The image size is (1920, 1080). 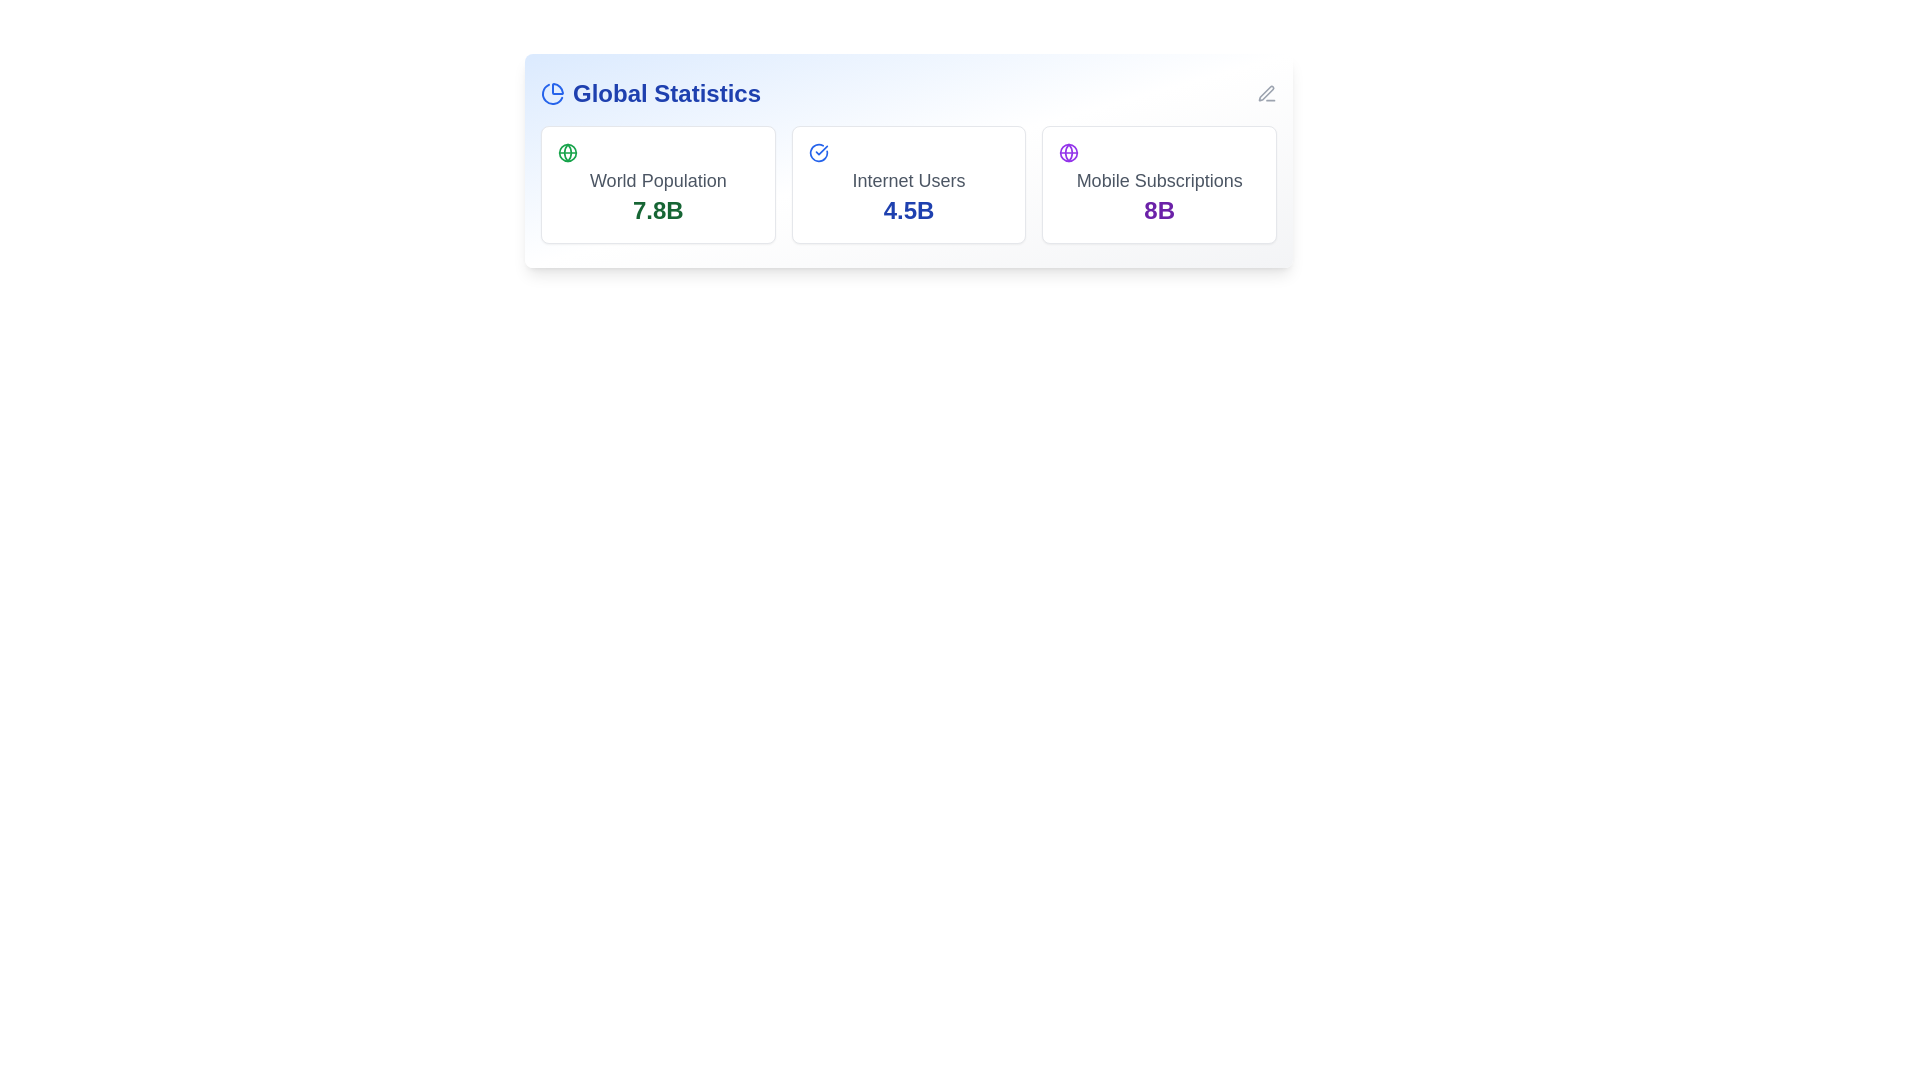 I want to click on the 'Mobile Subscriptions' text label, which is displayed in gray color and located inside the third card from the left, above the statistic '8B' and next to a purple globe icon, so click(x=1159, y=181).